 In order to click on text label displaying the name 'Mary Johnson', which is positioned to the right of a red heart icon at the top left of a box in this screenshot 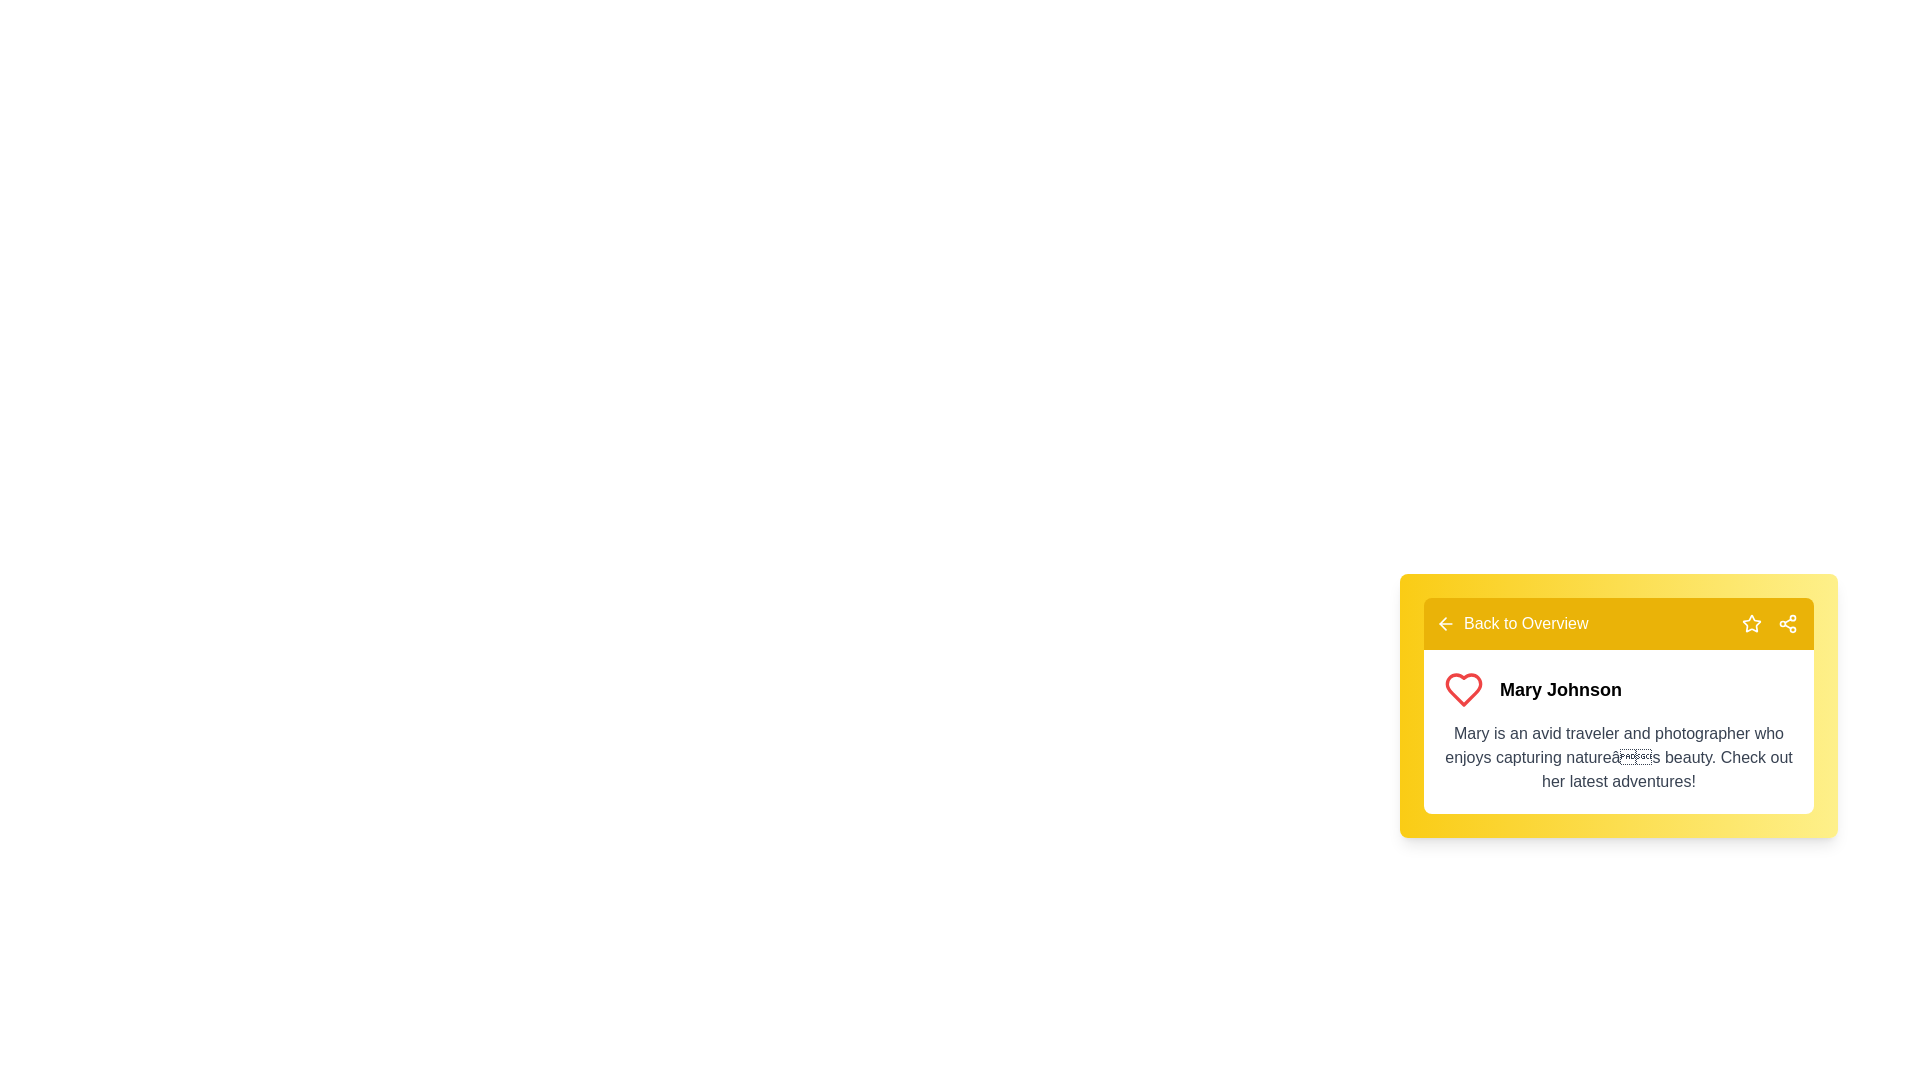, I will do `click(1618, 689)`.